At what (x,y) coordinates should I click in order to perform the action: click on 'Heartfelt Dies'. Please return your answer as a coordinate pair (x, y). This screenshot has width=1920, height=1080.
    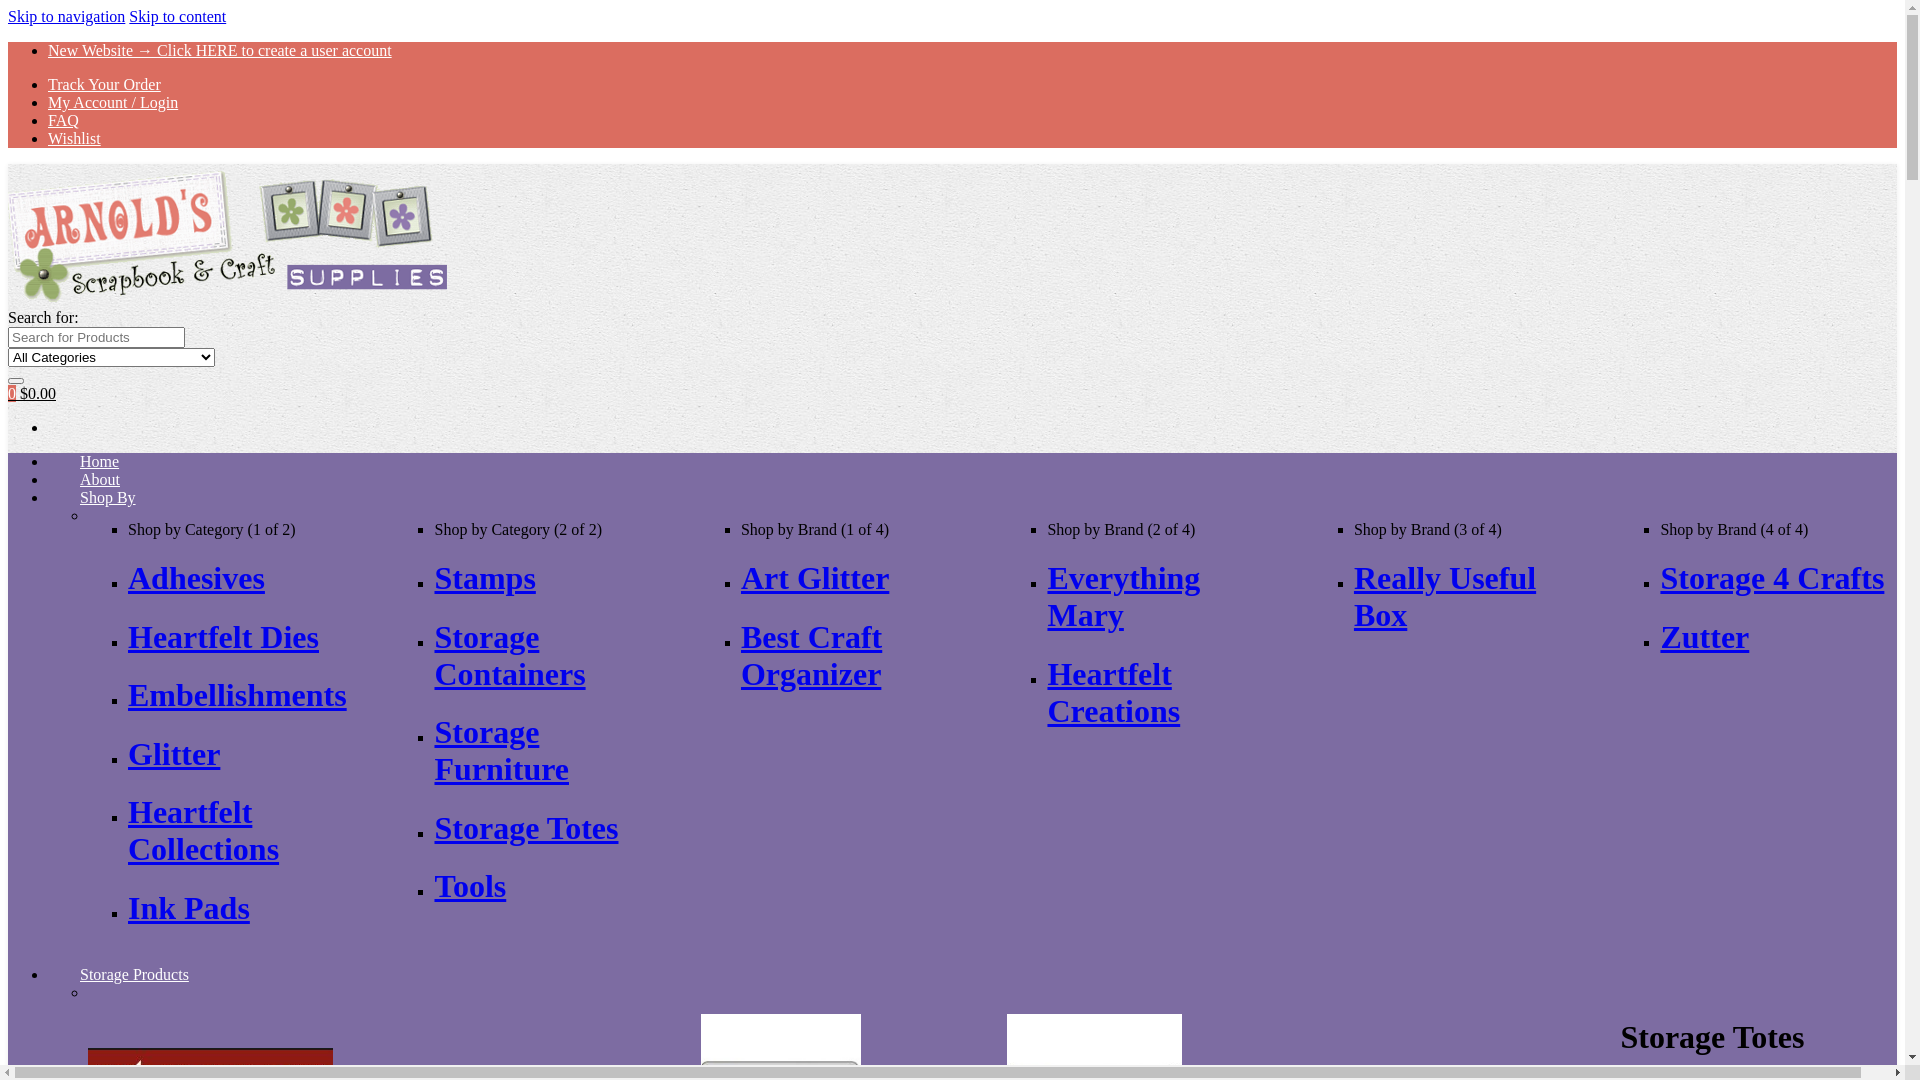
    Looking at the image, I should click on (223, 636).